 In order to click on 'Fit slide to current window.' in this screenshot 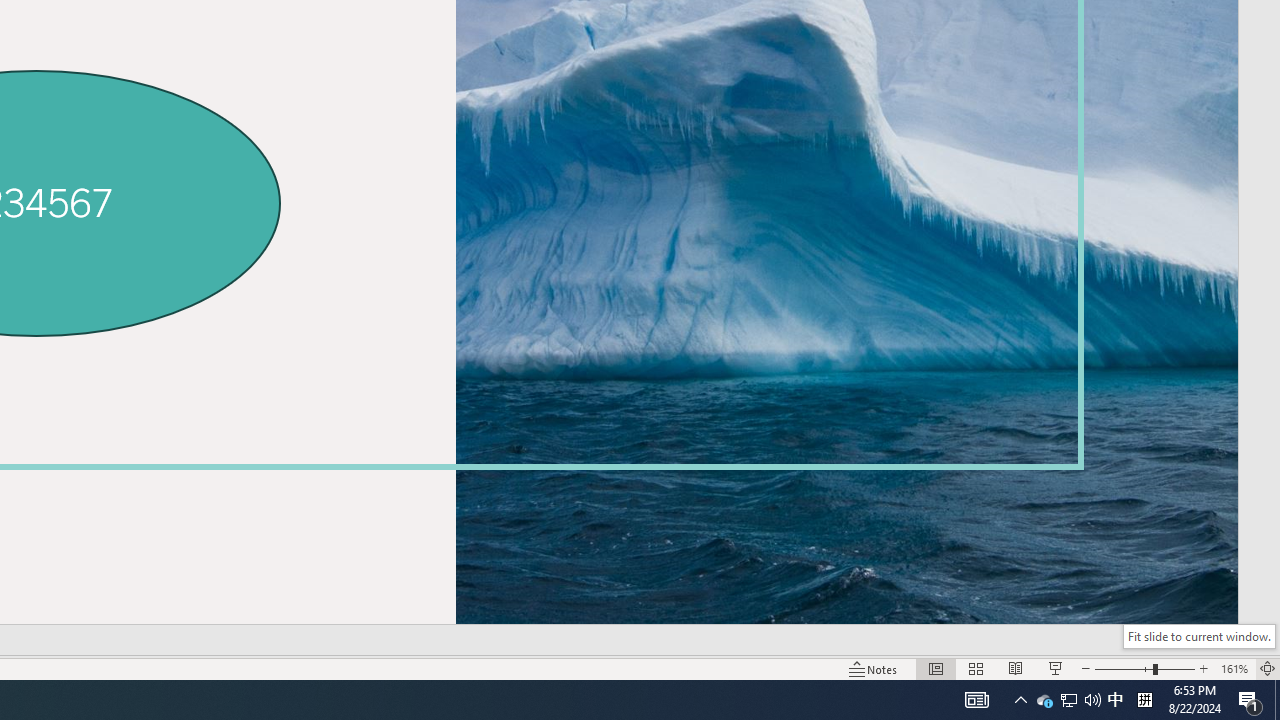, I will do `click(1199, 636)`.